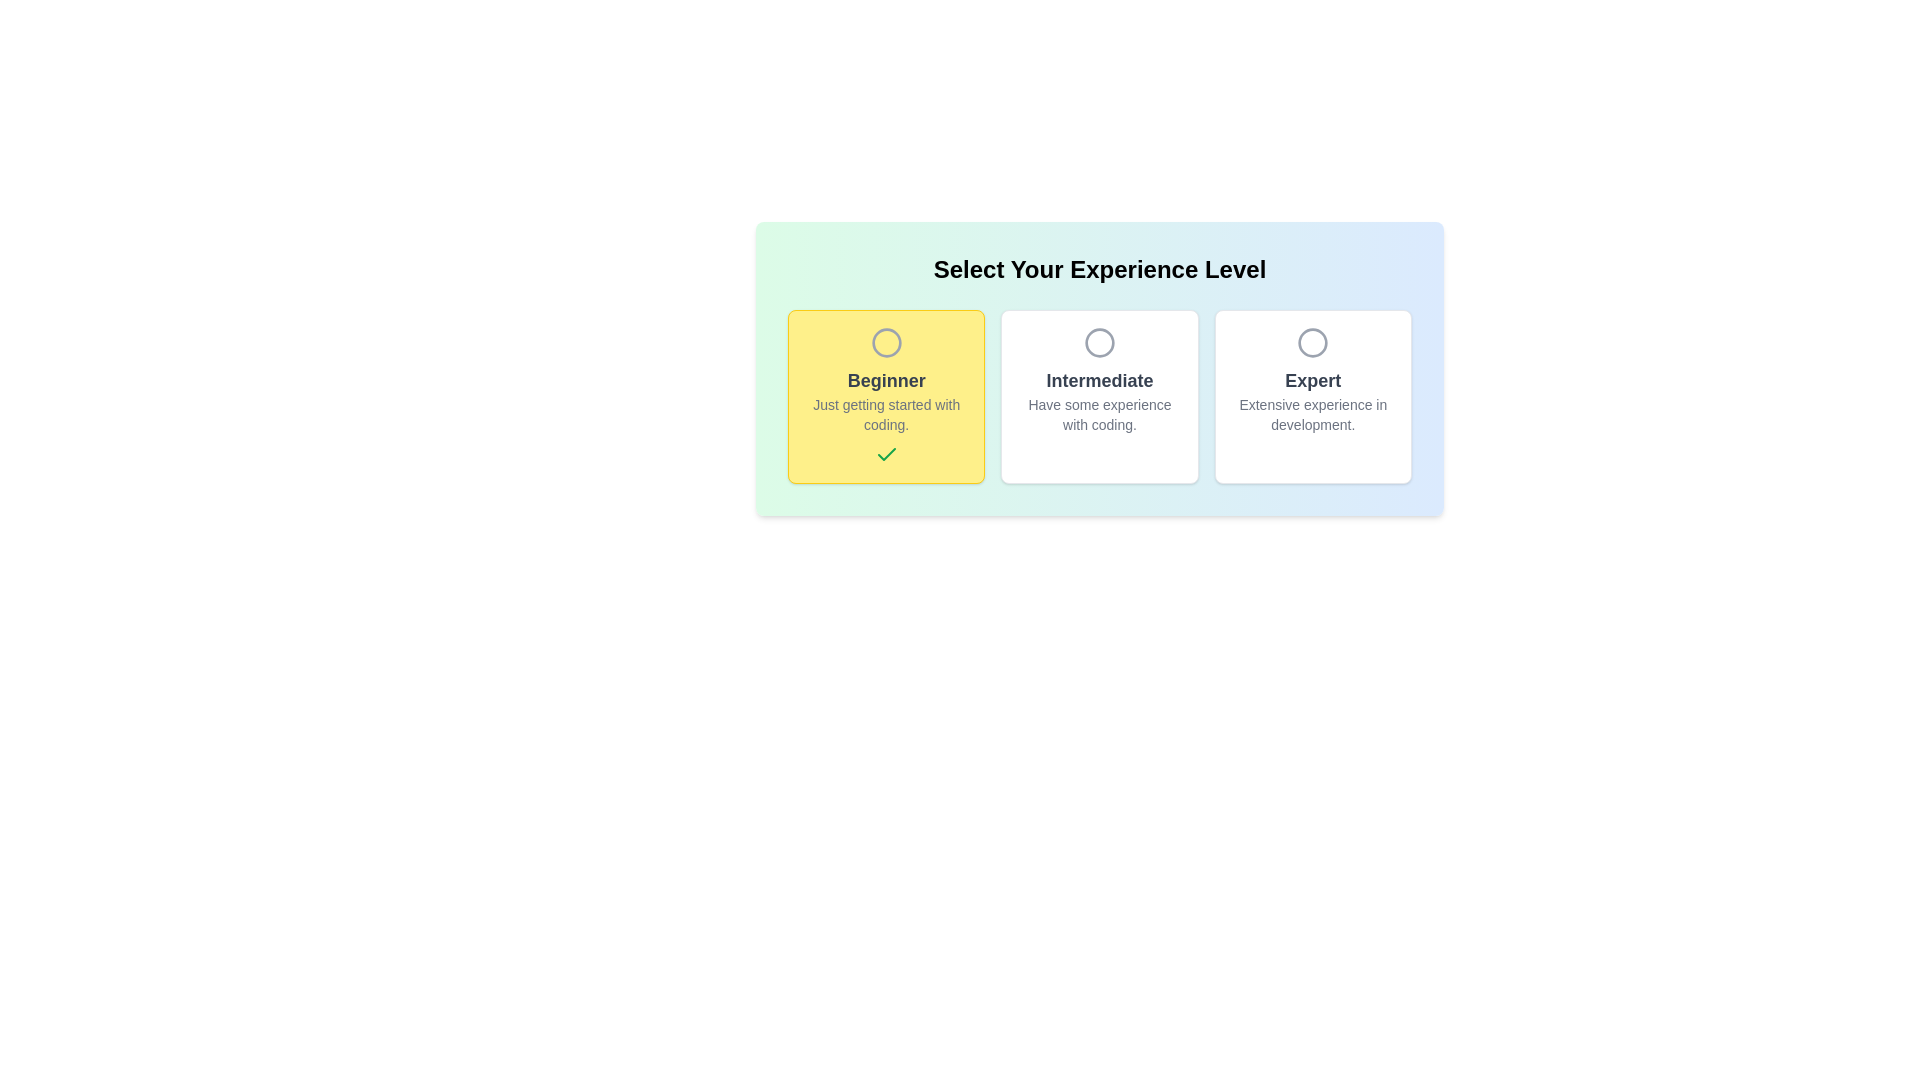 The width and height of the screenshot is (1920, 1080). What do you see at coordinates (1098, 342) in the screenshot?
I see `the 'Intermediate' selection icon, which is positioned above the text in the 'Intermediate' card and serves as the unselected state in a multiple-choice component` at bounding box center [1098, 342].